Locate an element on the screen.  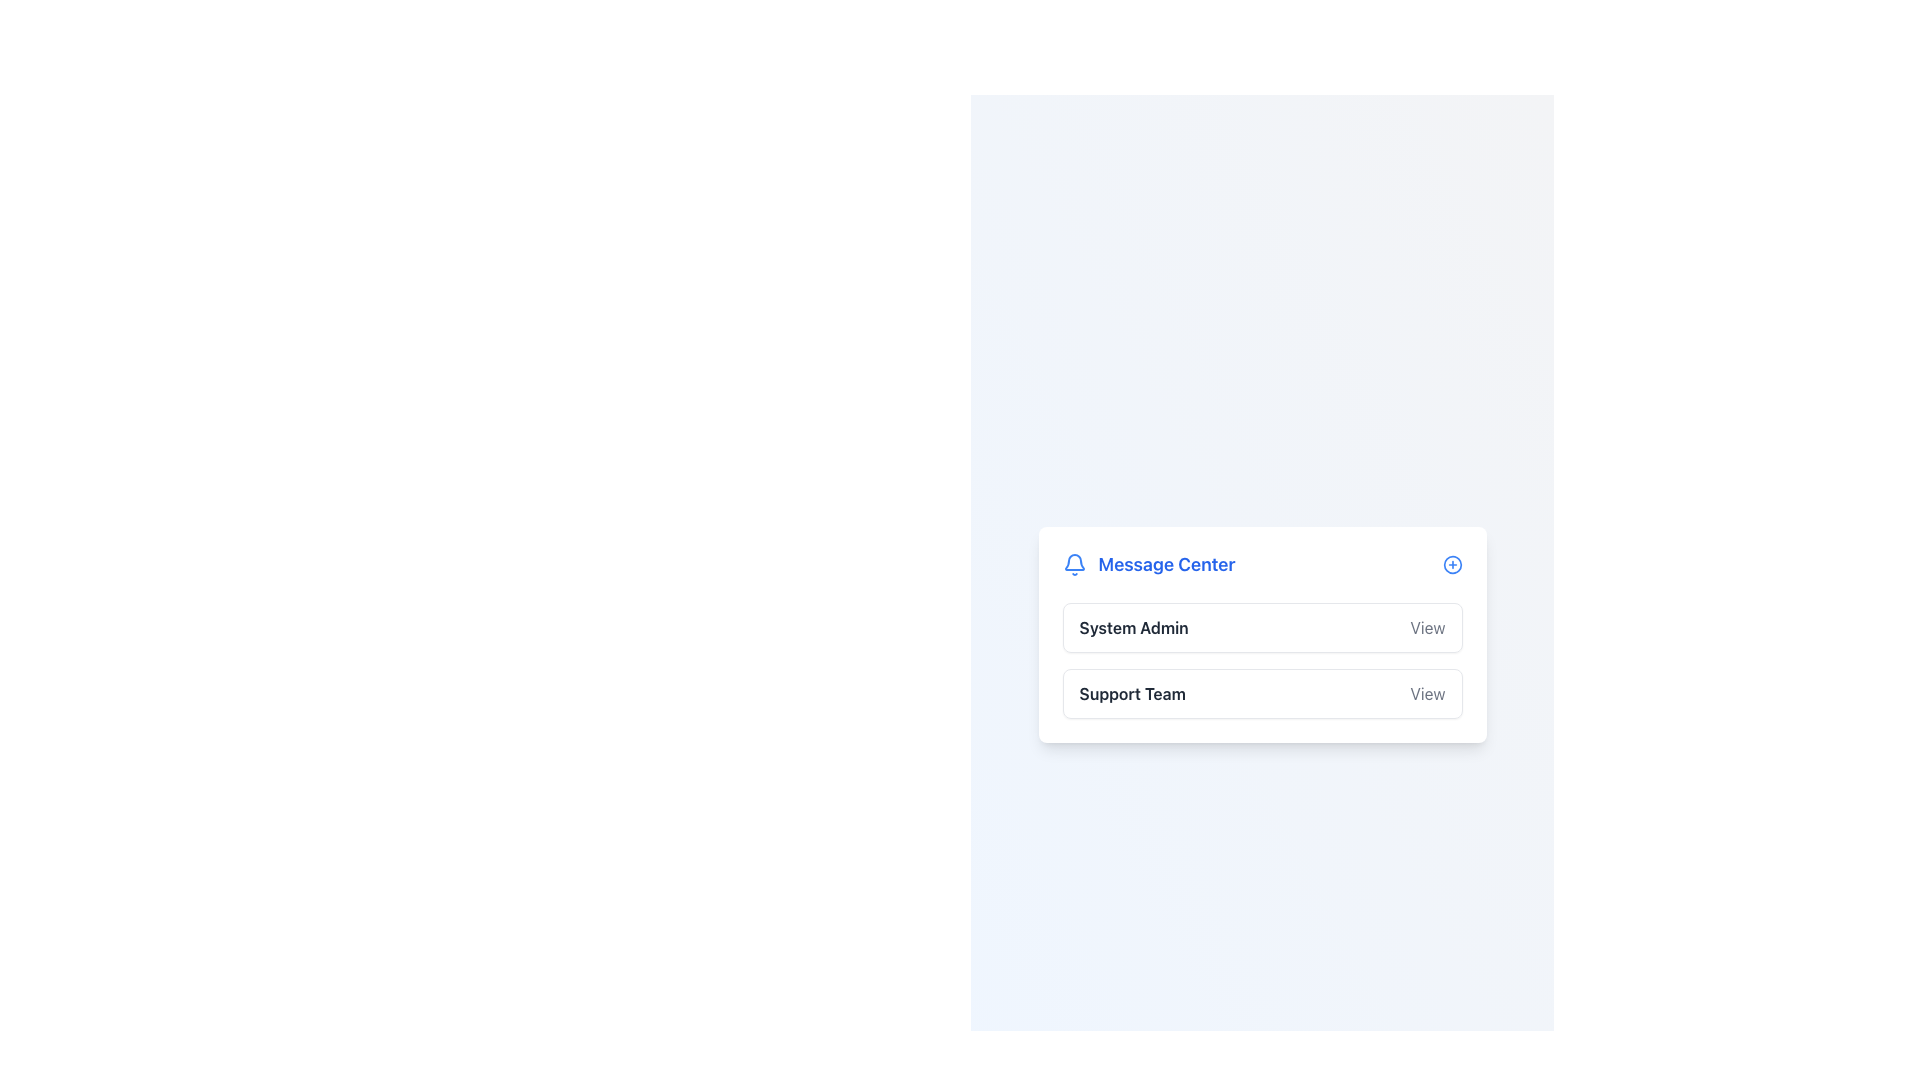
the circular blue icon with a plus sign located at the top-right corner of the 'Message Center' card is located at coordinates (1452, 564).